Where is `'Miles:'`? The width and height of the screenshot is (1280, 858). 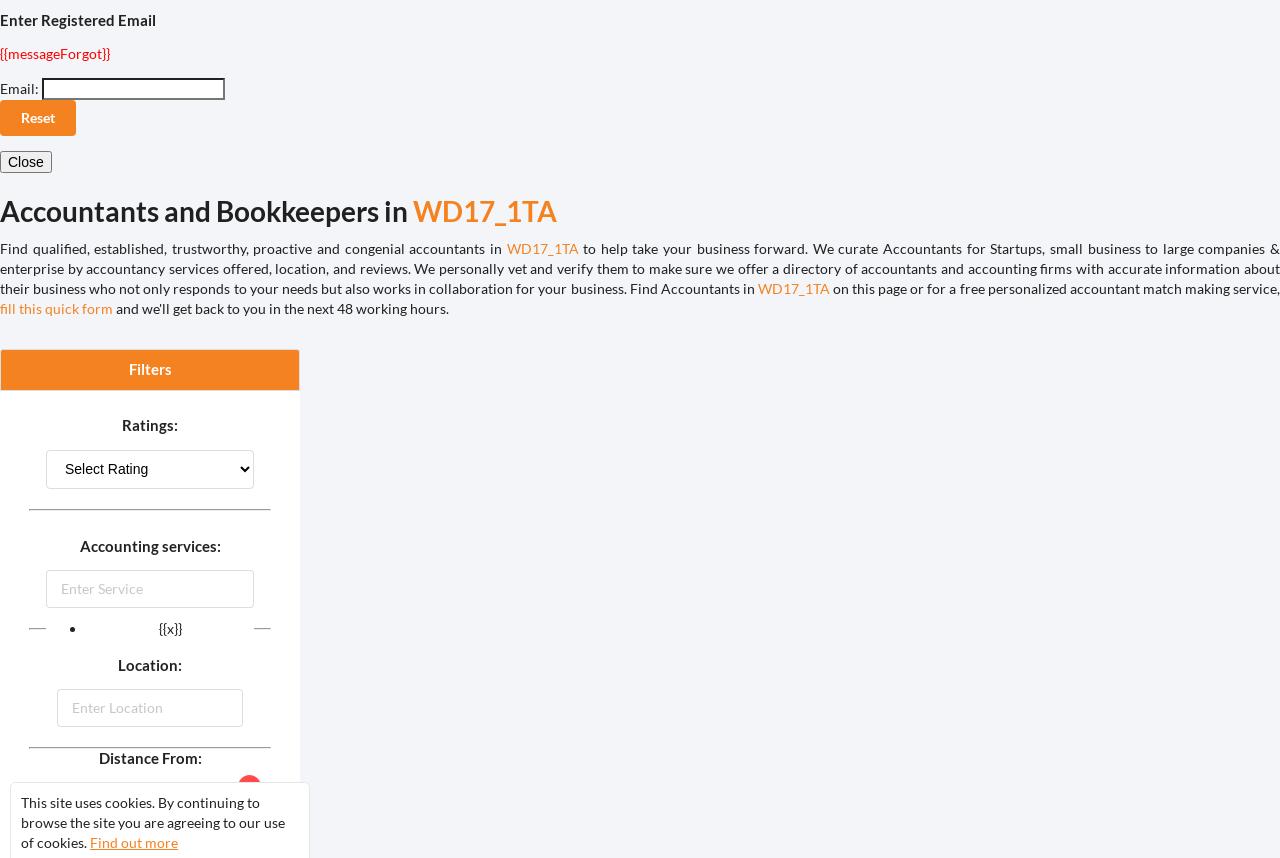
'Miles:' is located at coordinates (133, 820).